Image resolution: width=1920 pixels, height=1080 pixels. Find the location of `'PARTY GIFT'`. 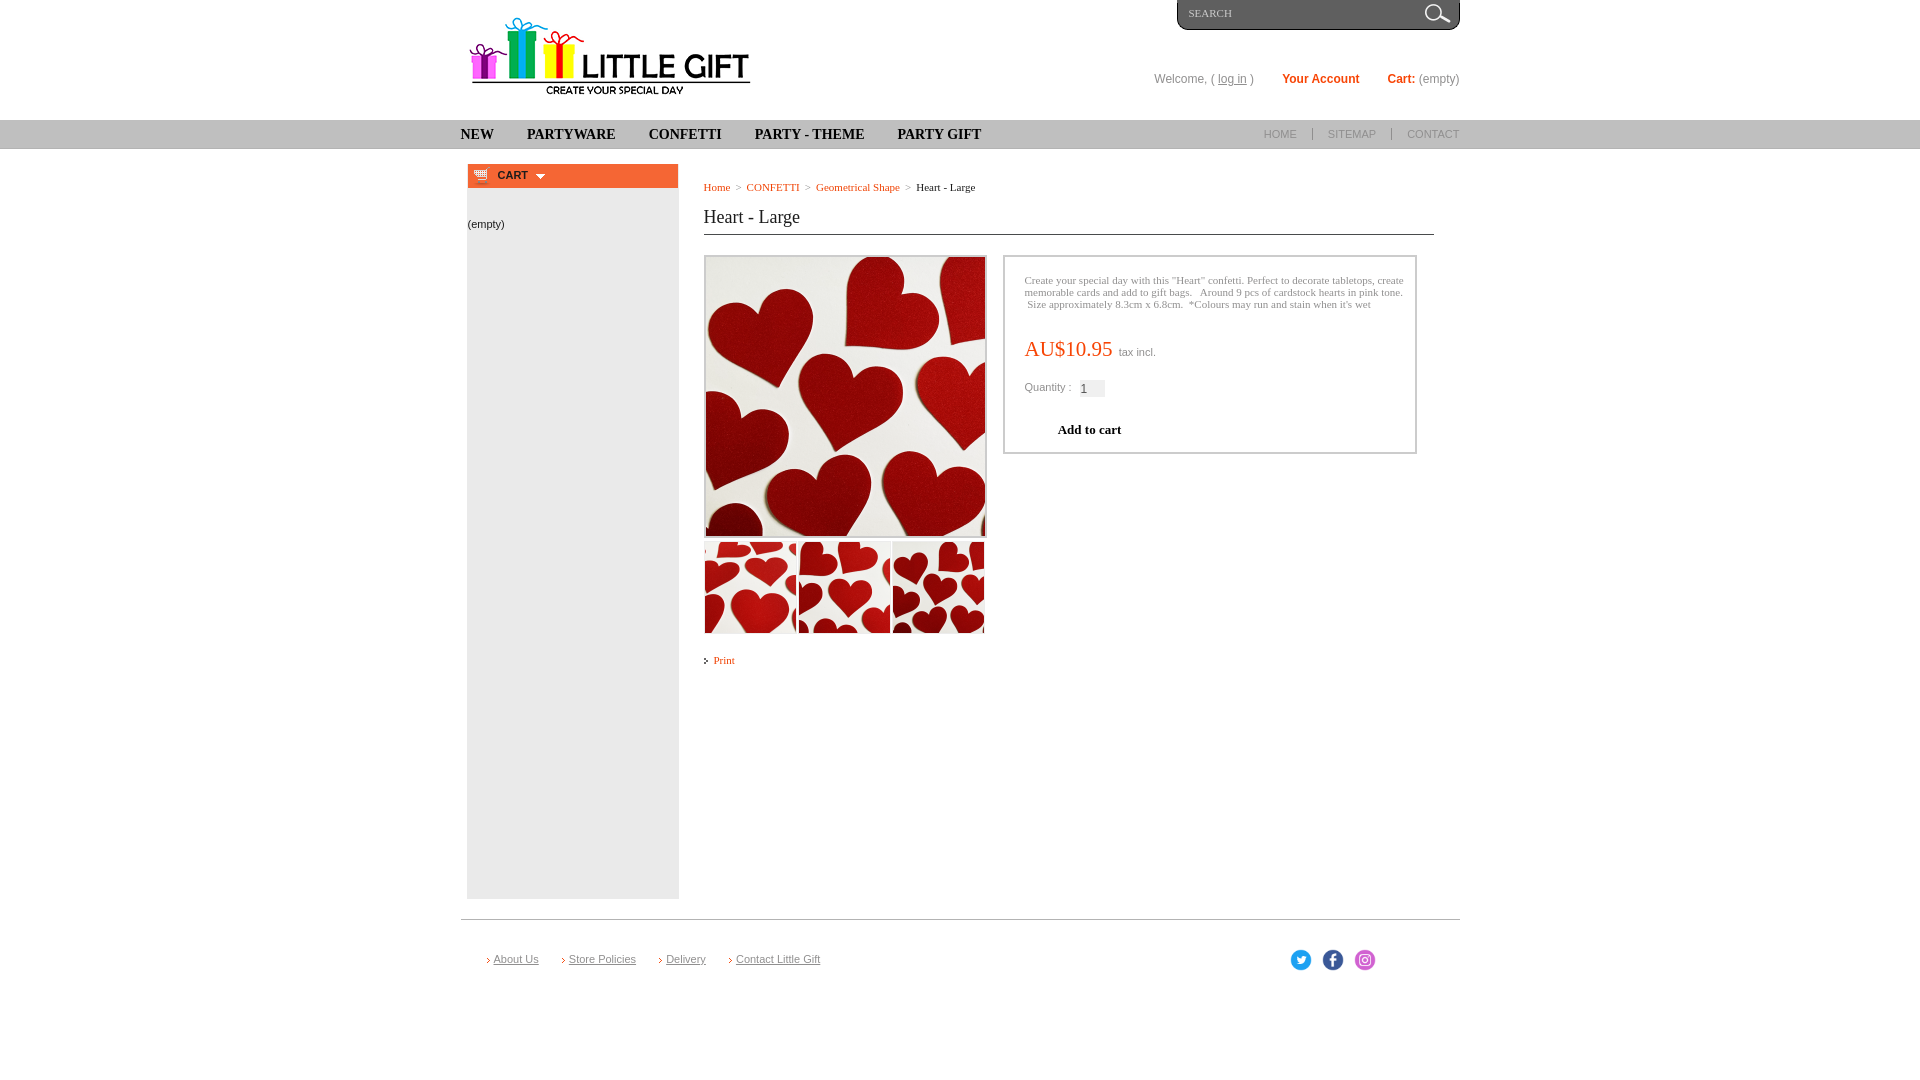

'PARTY GIFT' is located at coordinates (938, 135).